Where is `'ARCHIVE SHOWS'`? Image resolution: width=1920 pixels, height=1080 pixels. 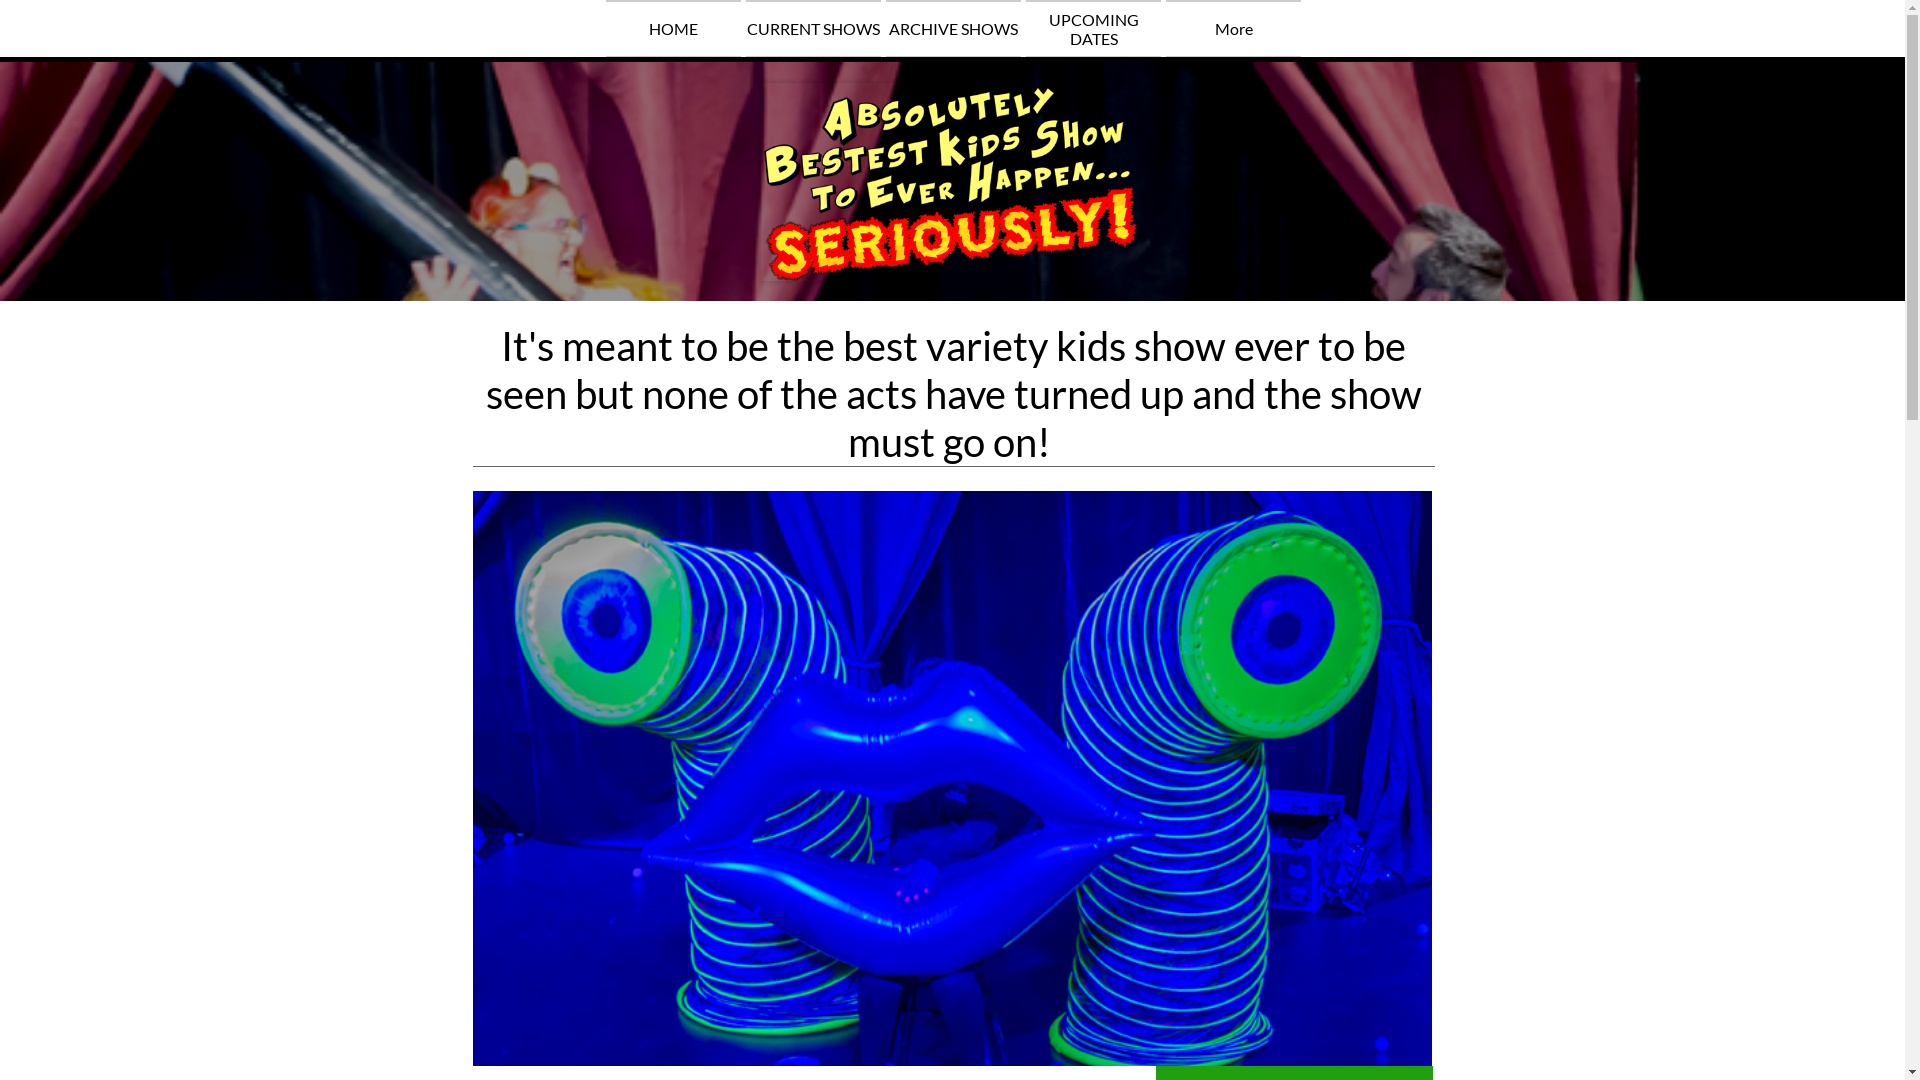 'ARCHIVE SHOWS' is located at coordinates (952, 28).